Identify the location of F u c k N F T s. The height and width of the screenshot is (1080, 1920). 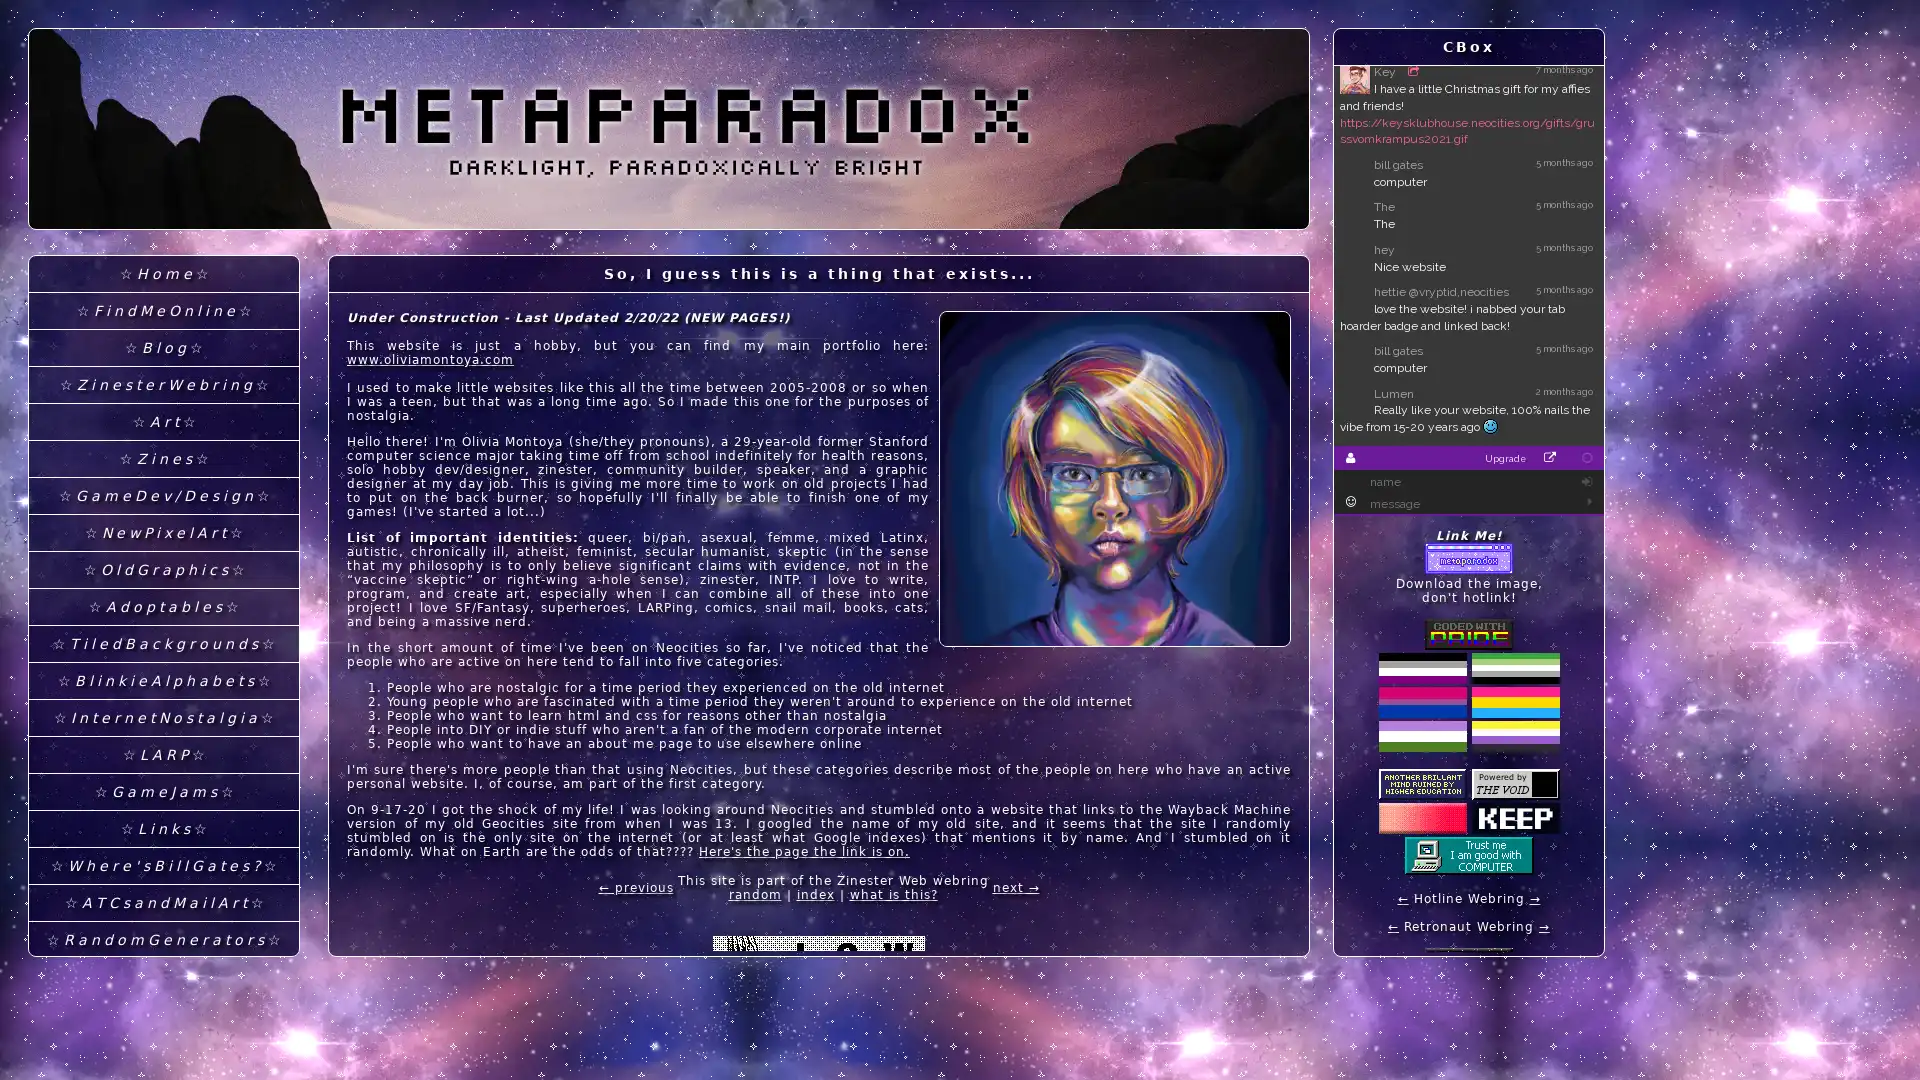
(163, 976).